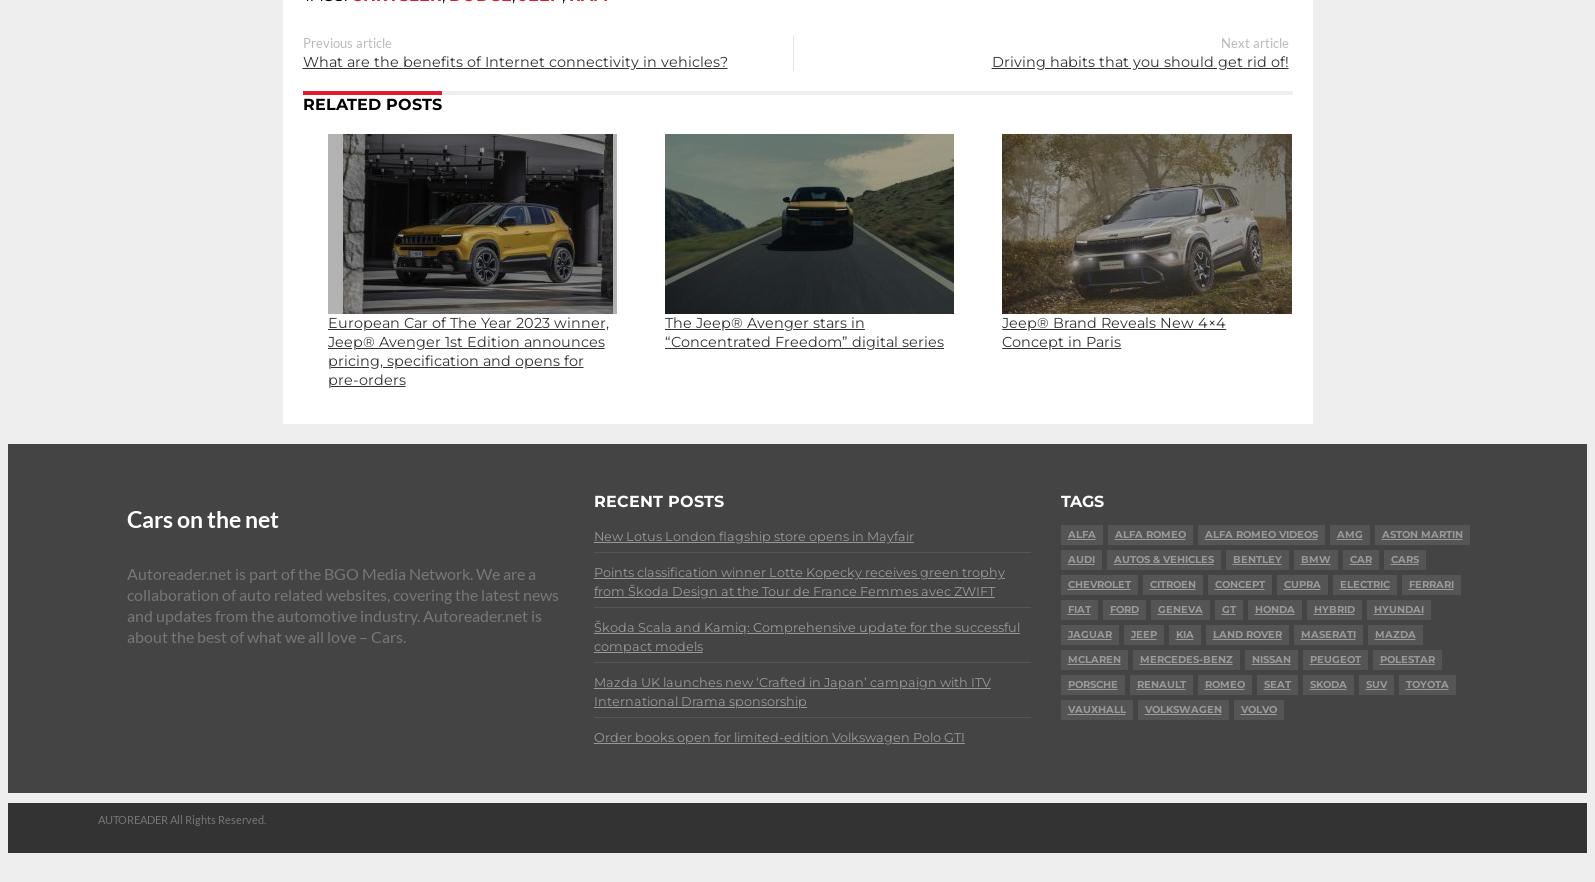  What do you see at coordinates (346, 42) in the screenshot?
I see `'Previous article'` at bounding box center [346, 42].